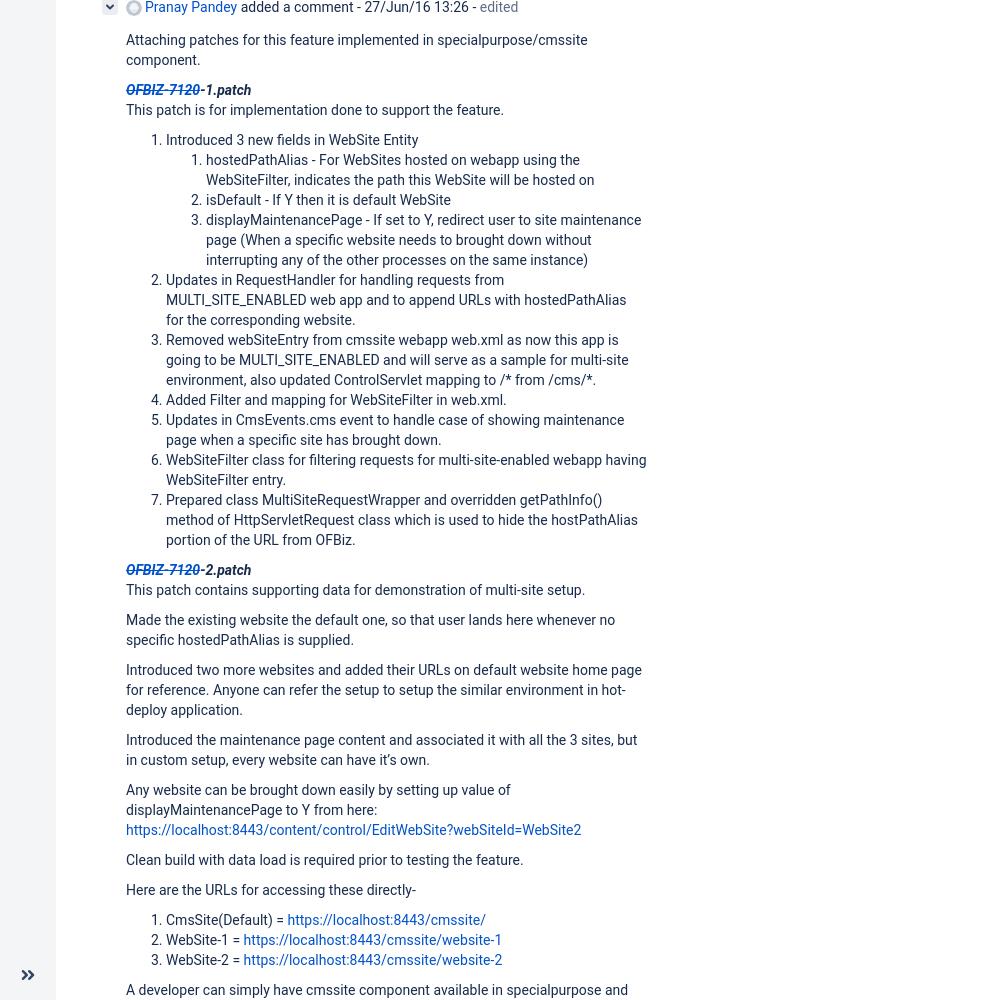 The height and width of the screenshot is (1000, 990). I want to click on 'Updates in CmsEvents.cms event to handle case of showing maintenance page when a specific site has brought down.', so click(395, 429).